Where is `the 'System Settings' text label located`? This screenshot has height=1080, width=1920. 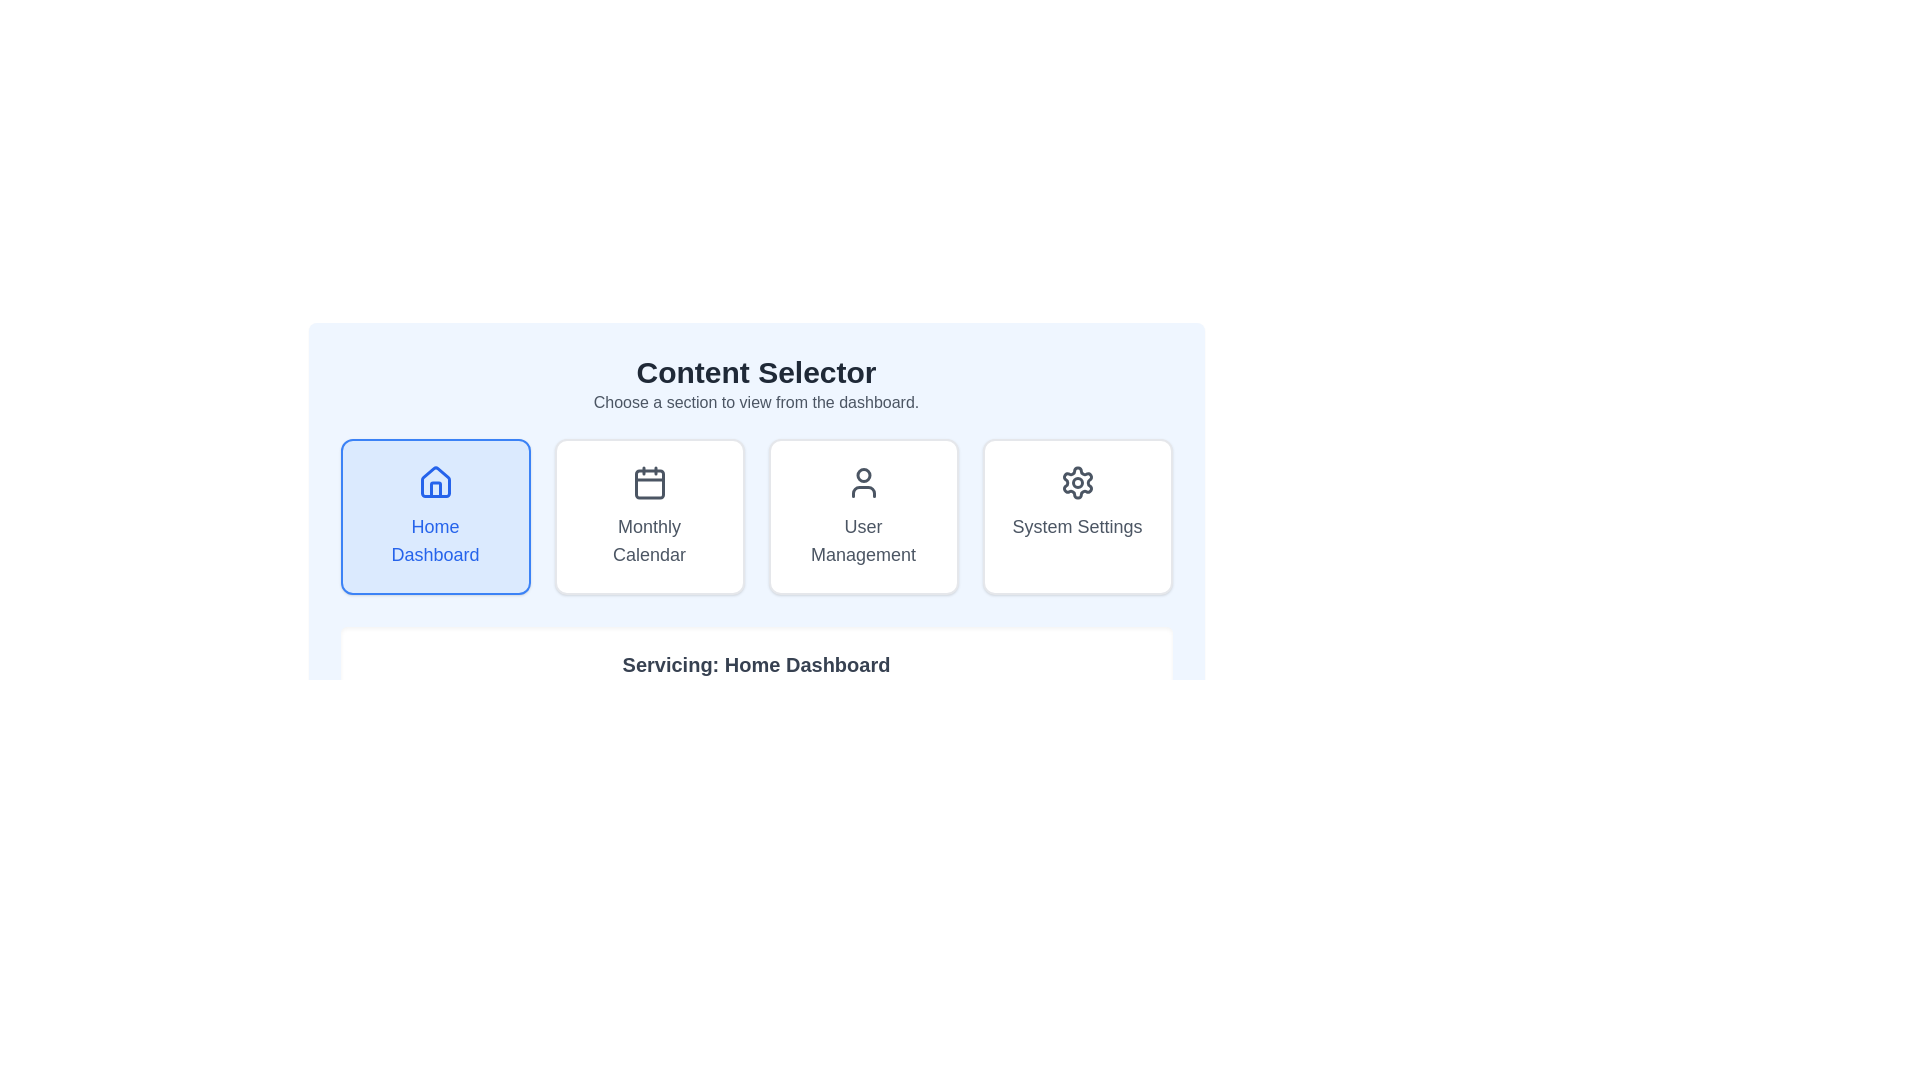 the 'System Settings' text label located is located at coordinates (1076, 526).